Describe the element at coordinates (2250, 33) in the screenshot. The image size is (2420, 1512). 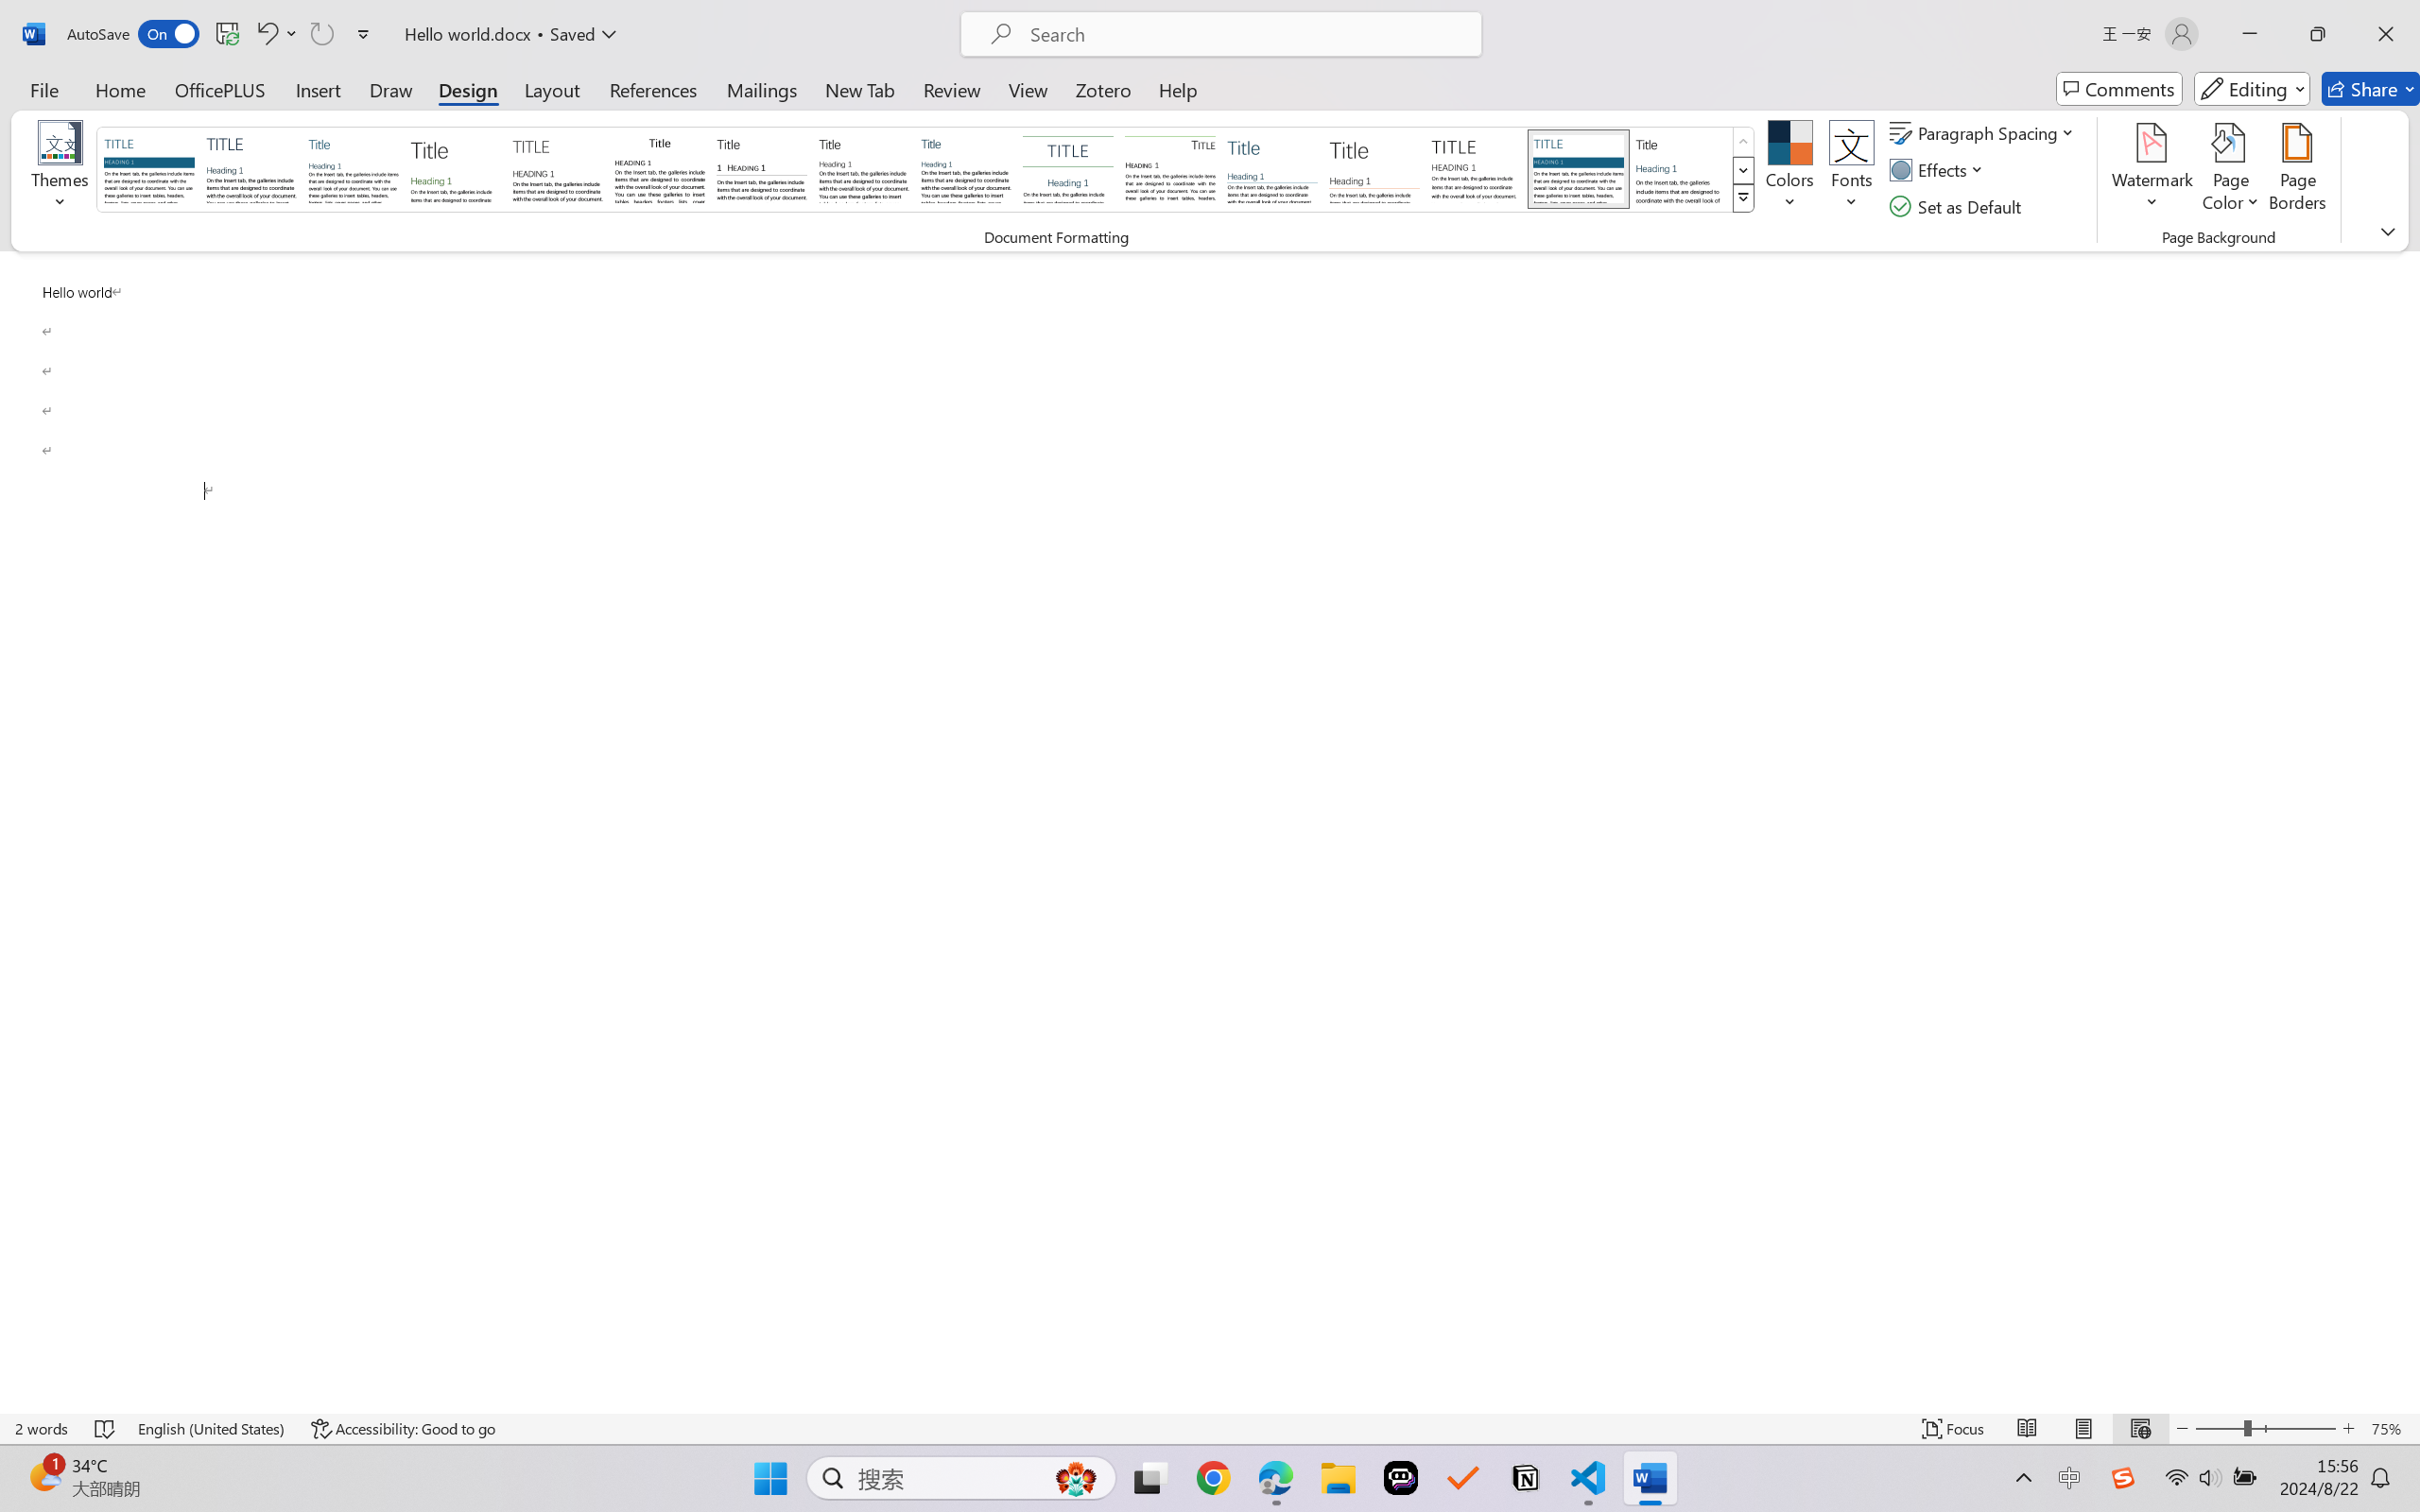
I see `'Minimize'` at that location.